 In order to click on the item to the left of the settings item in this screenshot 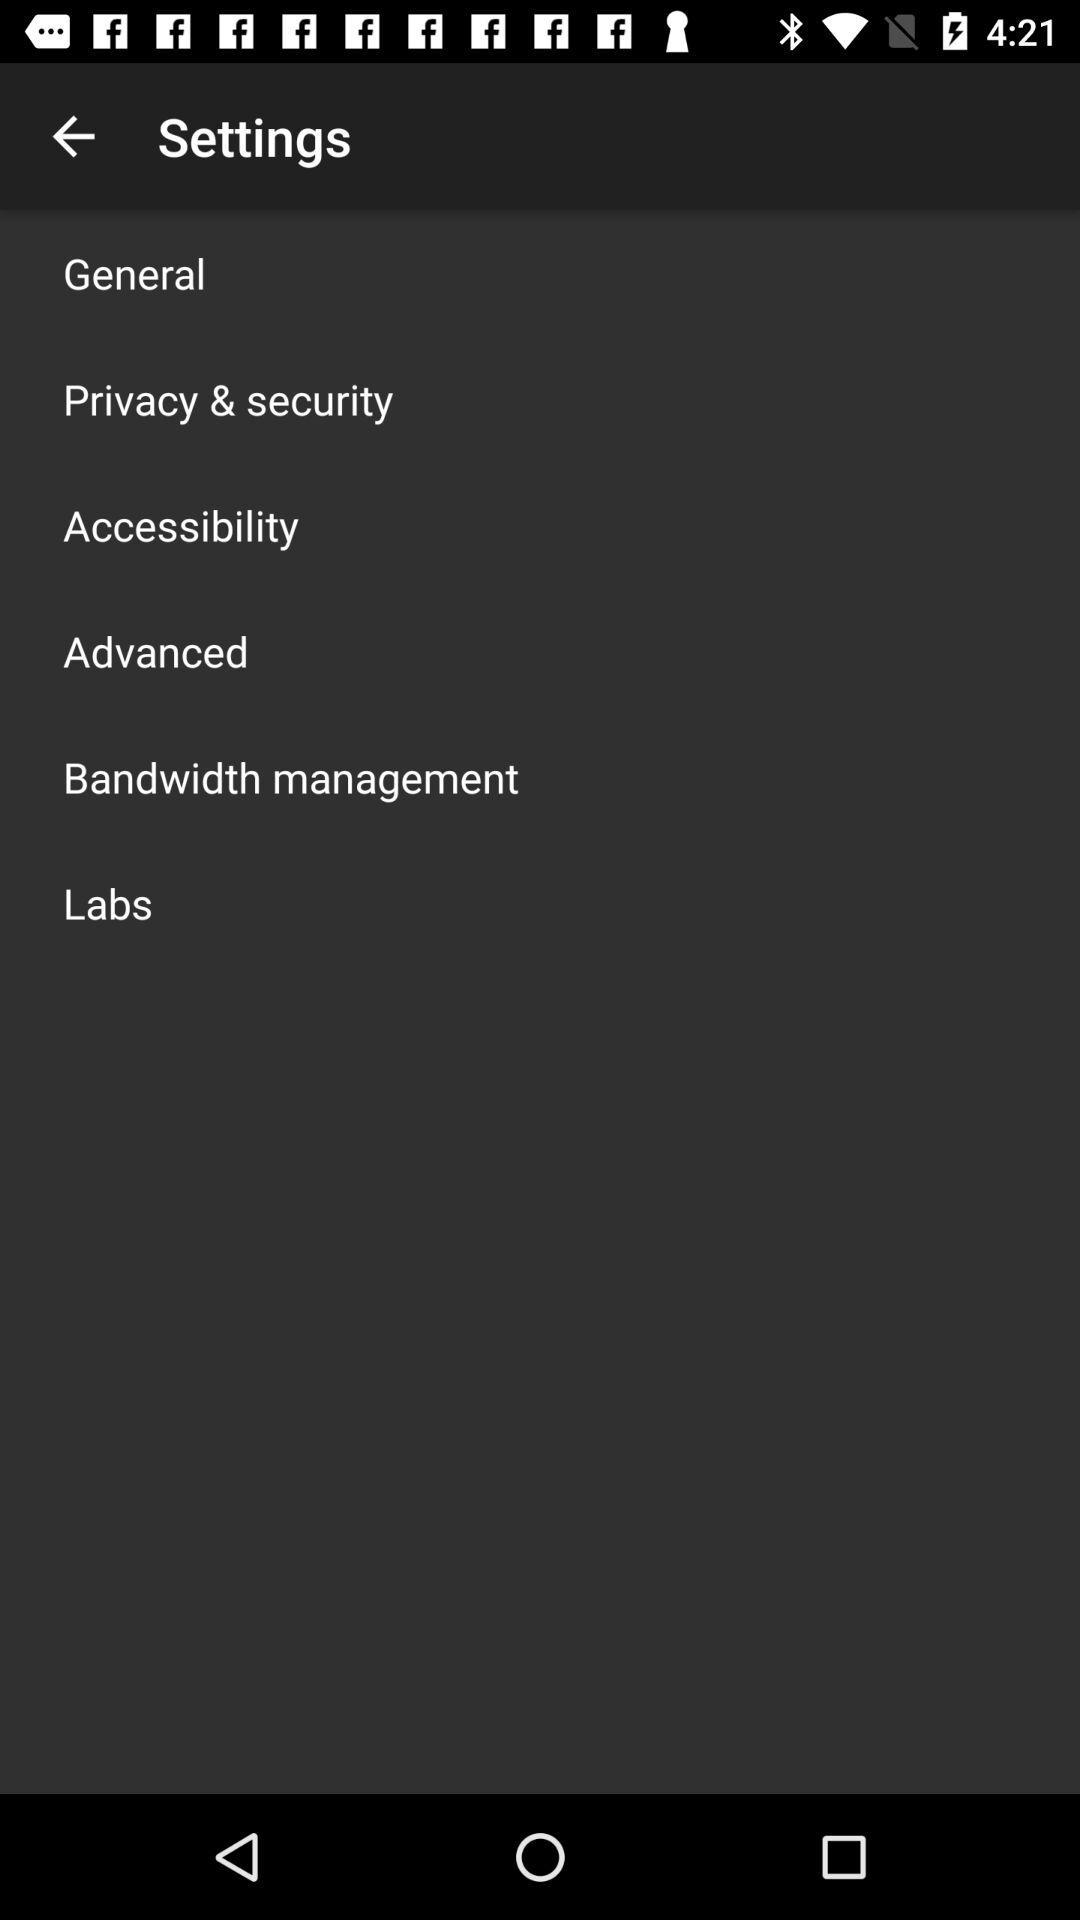, I will do `click(72, 135)`.